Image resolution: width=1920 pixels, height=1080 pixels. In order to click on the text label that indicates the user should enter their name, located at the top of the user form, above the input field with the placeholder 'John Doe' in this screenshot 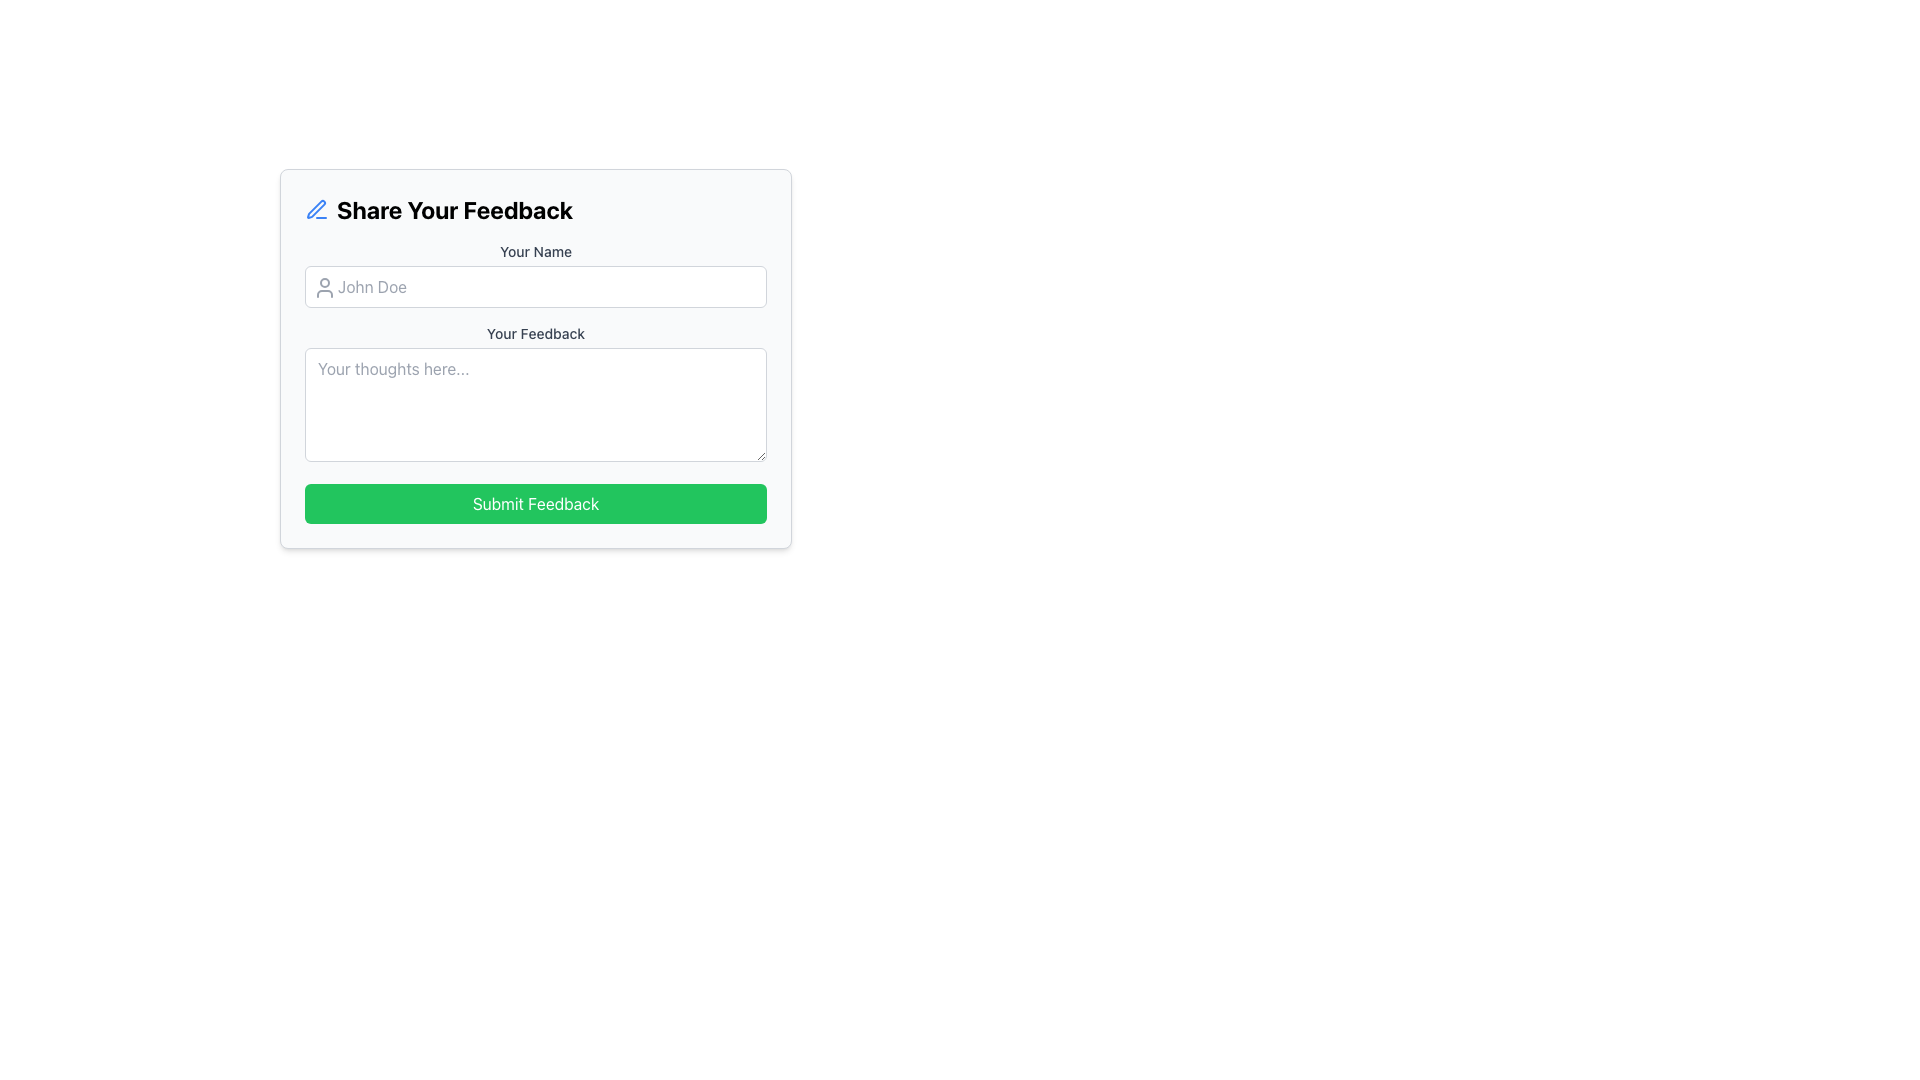, I will do `click(536, 250)`.